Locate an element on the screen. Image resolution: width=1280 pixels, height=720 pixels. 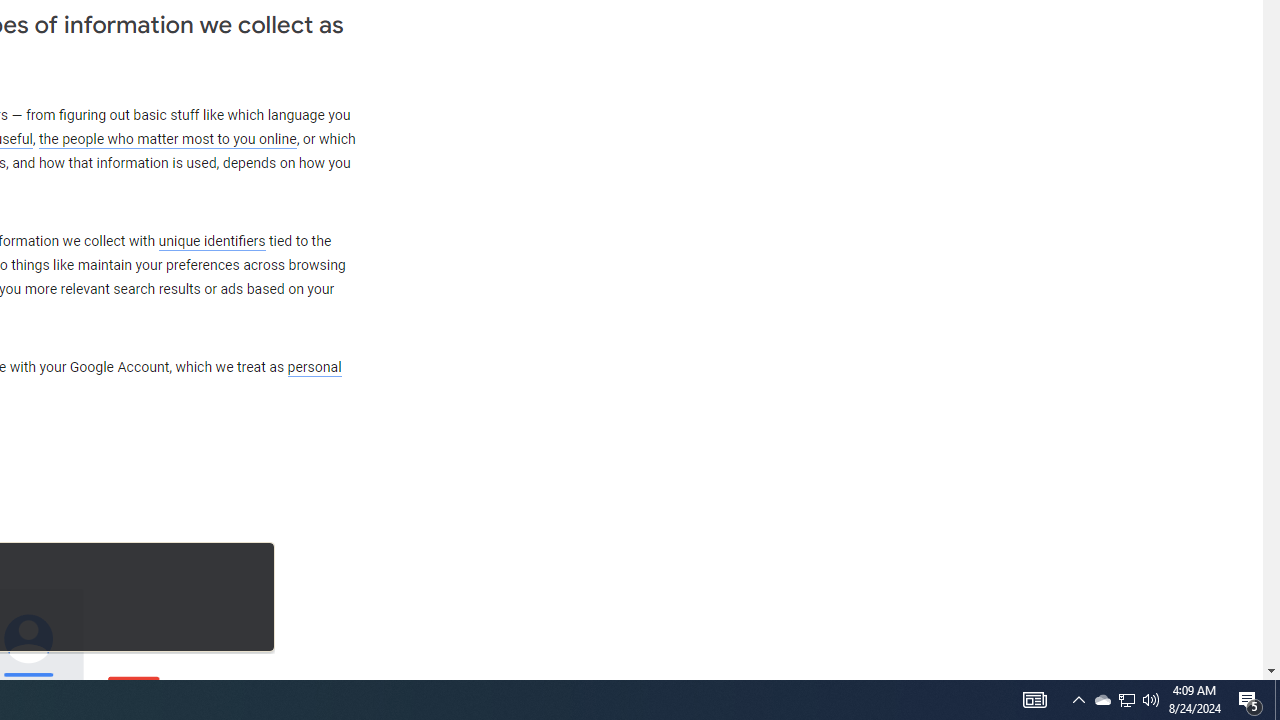
'the people who matter most to you online' is located at coordinates (167, 138).